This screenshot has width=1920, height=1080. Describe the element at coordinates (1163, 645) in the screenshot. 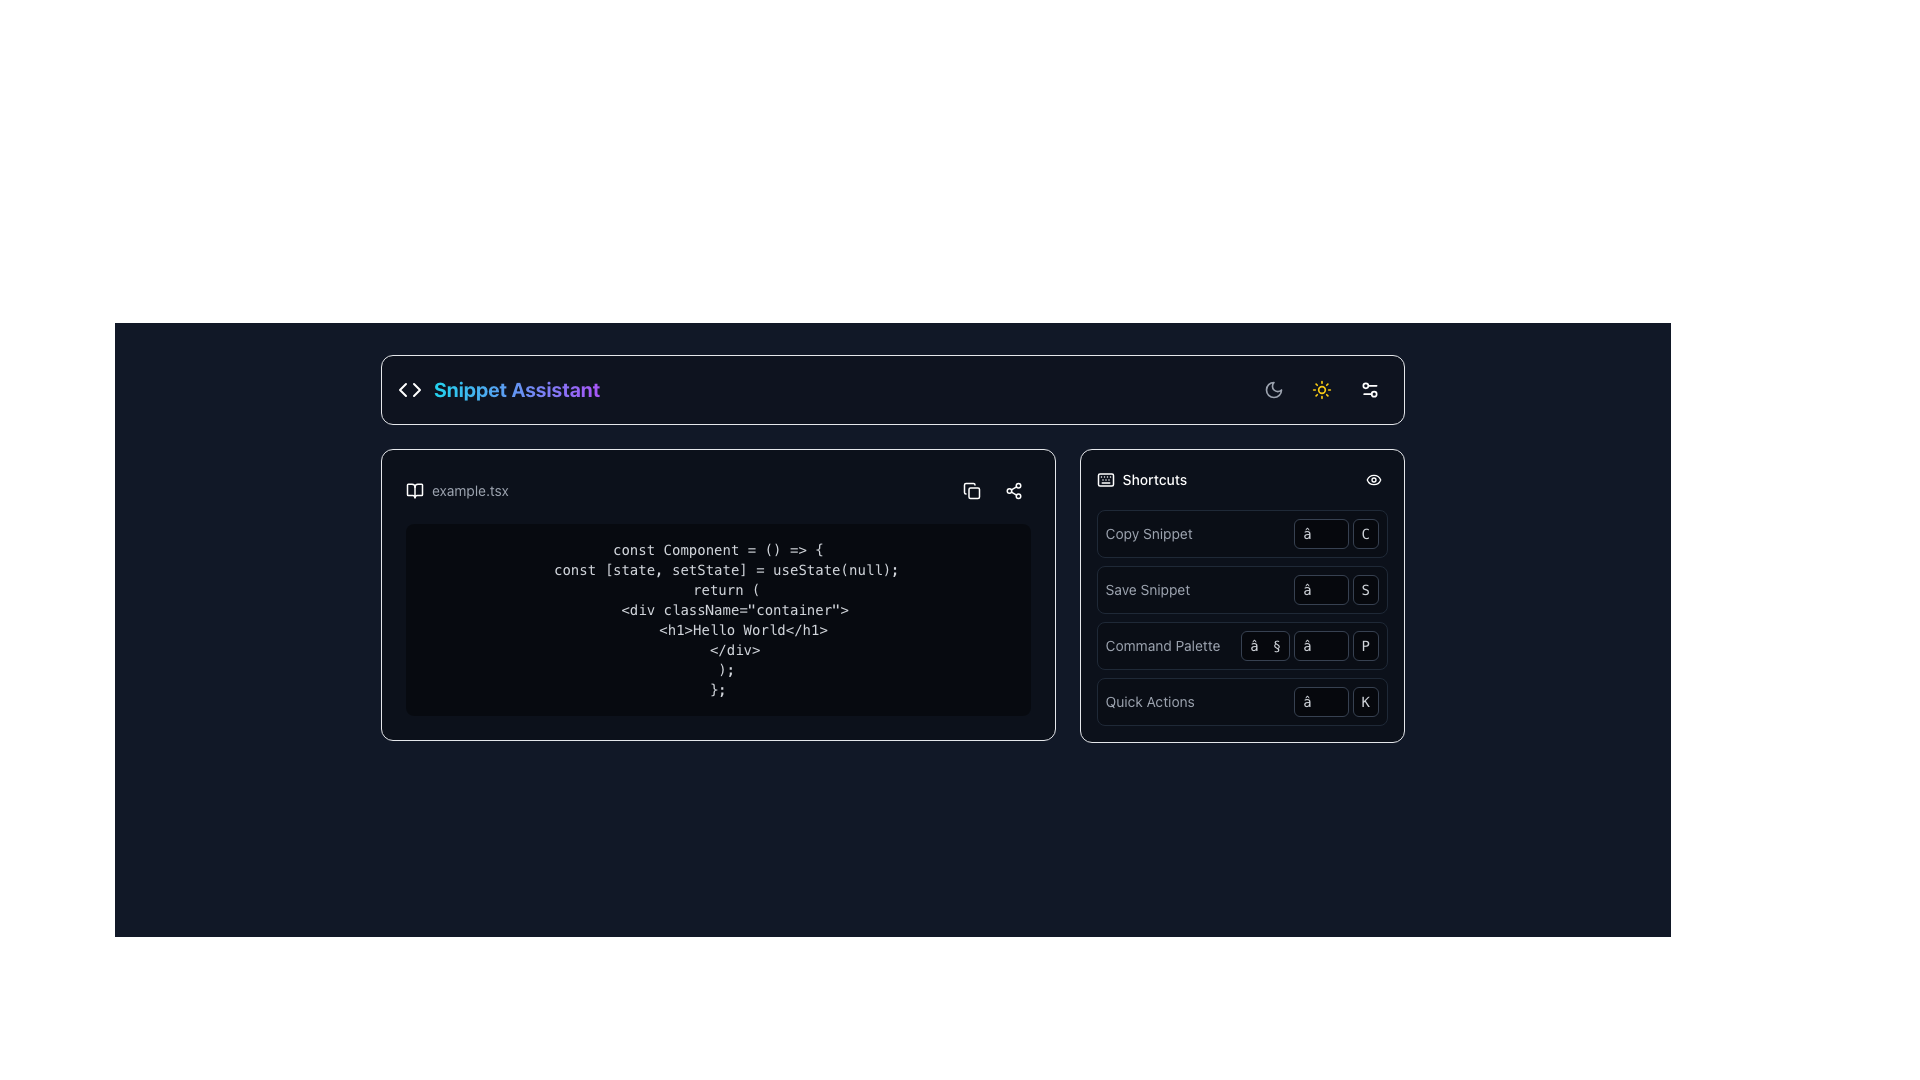

I see `the textual label displaying 'Command Palette', which is styled in a small gray font and located at the upper-middle area of the shortcut section on the right side of the interface` at that location.